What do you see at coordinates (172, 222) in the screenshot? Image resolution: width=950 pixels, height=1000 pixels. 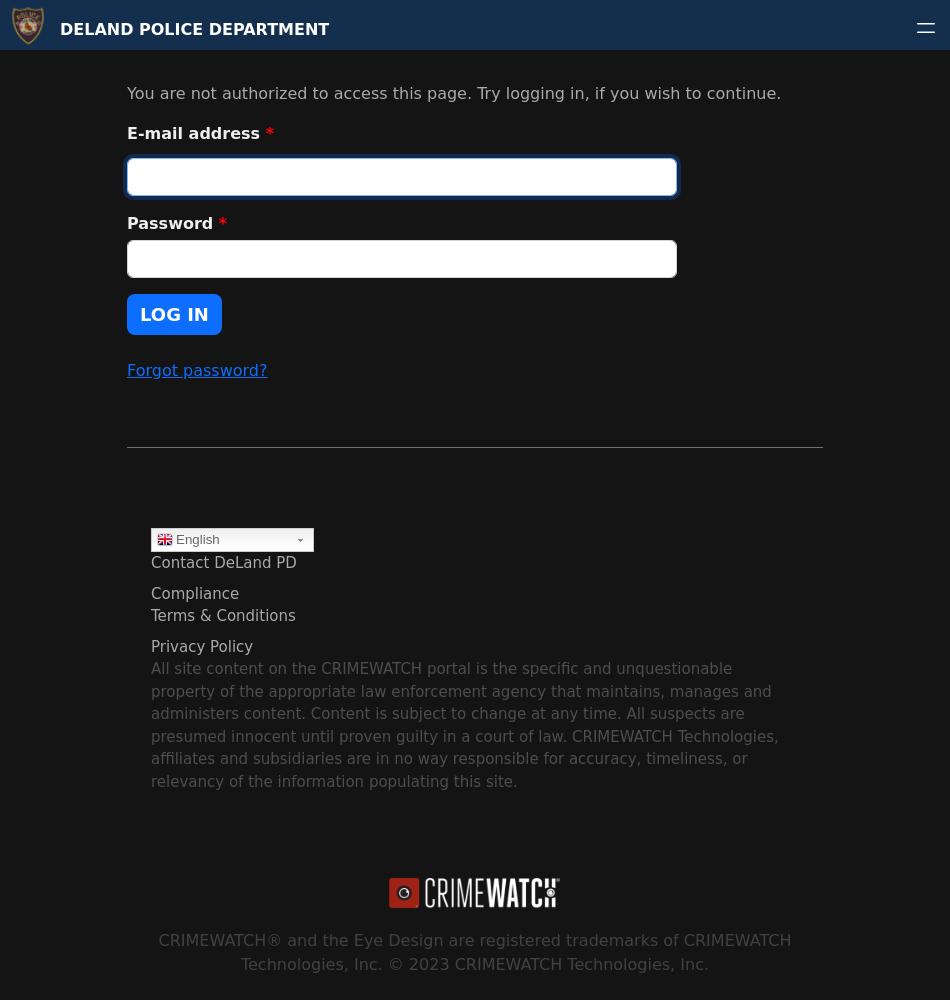 I see `'Password'` at bounding box center [172, 222].